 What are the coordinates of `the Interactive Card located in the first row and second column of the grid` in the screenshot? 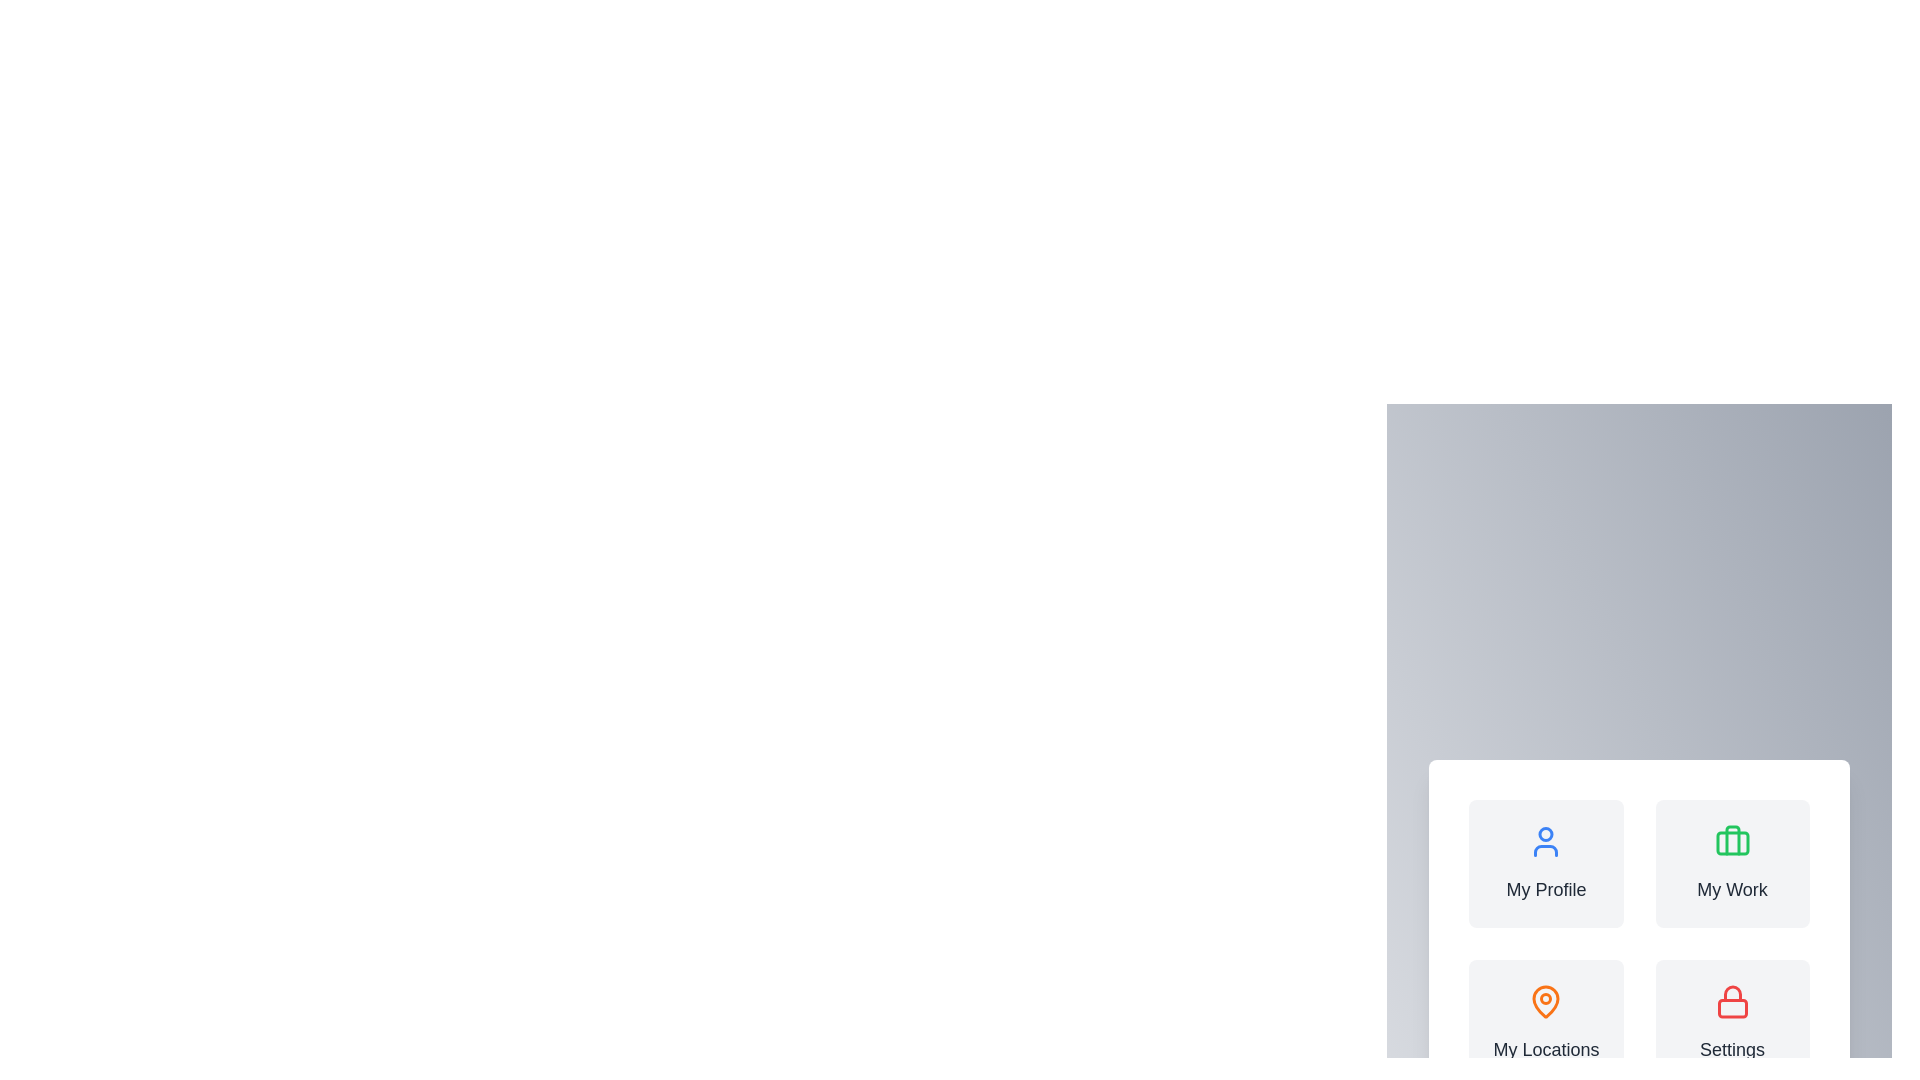 It's located at (1731, 863).